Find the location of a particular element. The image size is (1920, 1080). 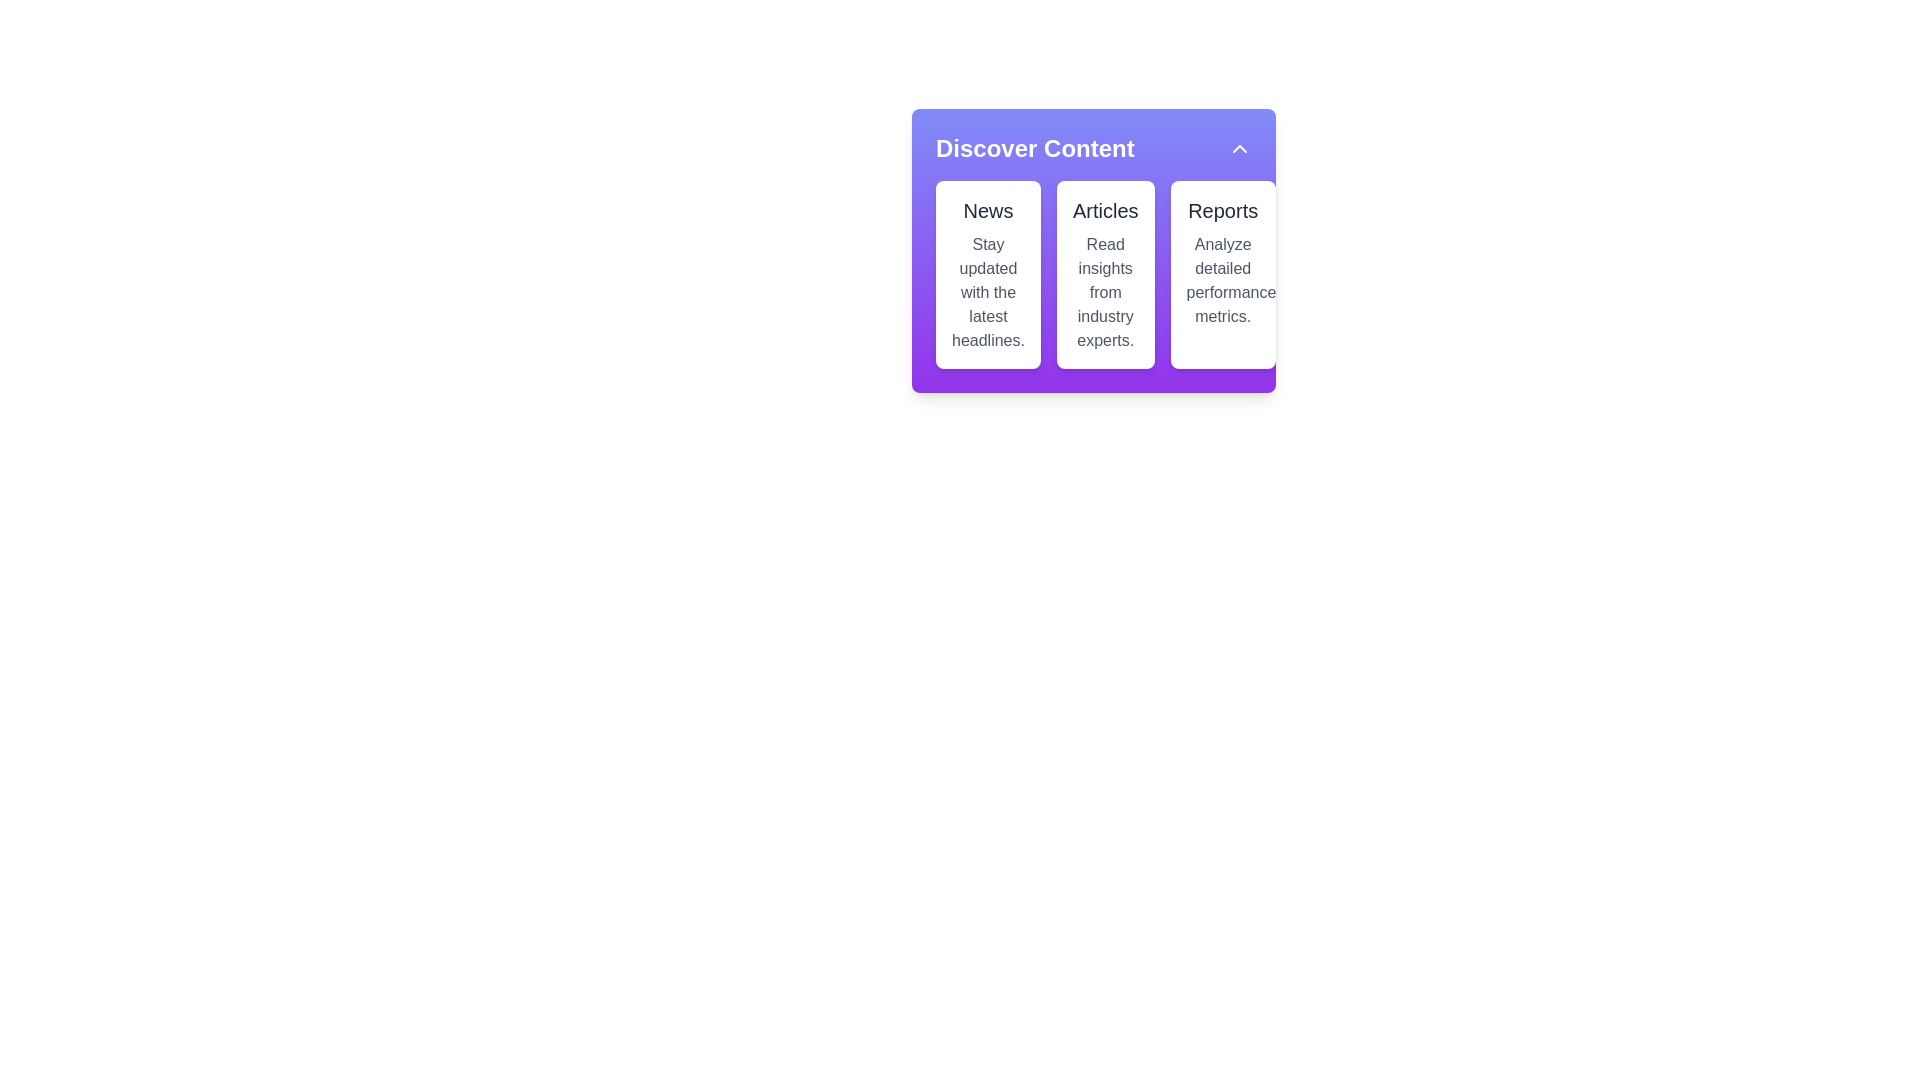

the 'Discover Content' header with interactive icon to focus on it is located at coordinates (1093, 148).